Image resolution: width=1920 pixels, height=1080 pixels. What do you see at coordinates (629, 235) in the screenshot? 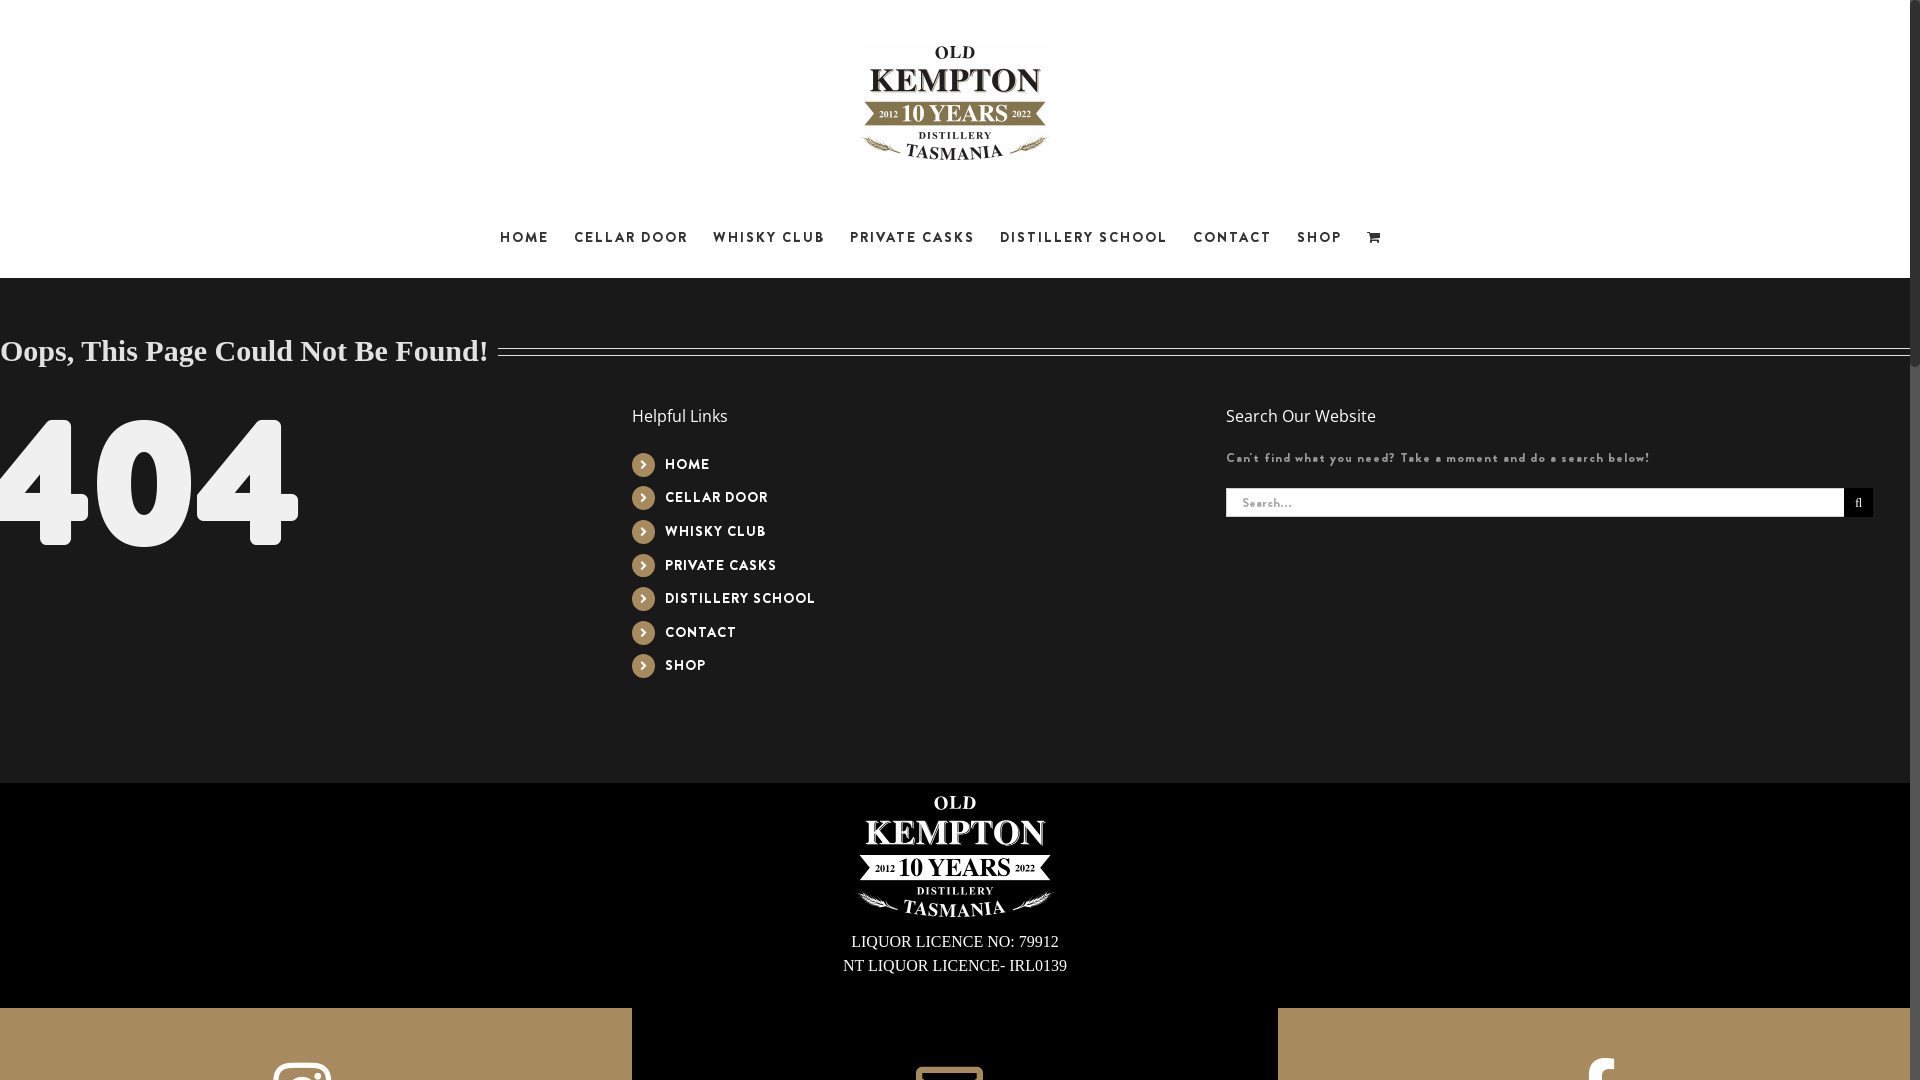
I see `'CELLAR DOOR'` at bounding box center [629, 235].